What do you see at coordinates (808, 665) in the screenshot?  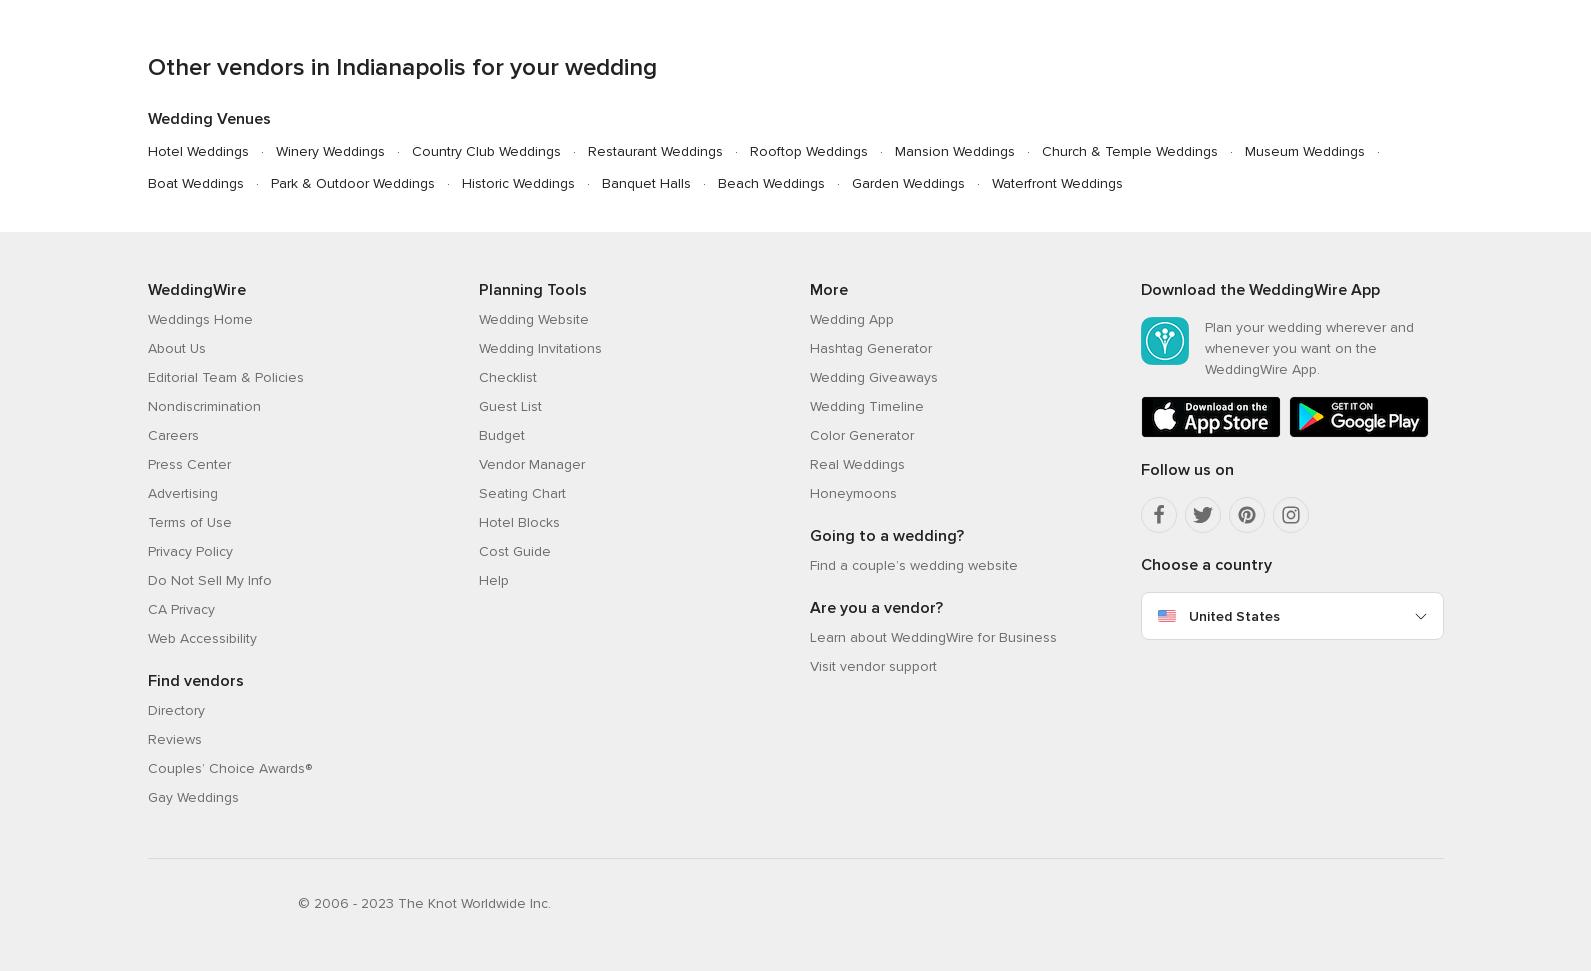 I see `'Visit vendor support'` at bounding box center [808, 665].